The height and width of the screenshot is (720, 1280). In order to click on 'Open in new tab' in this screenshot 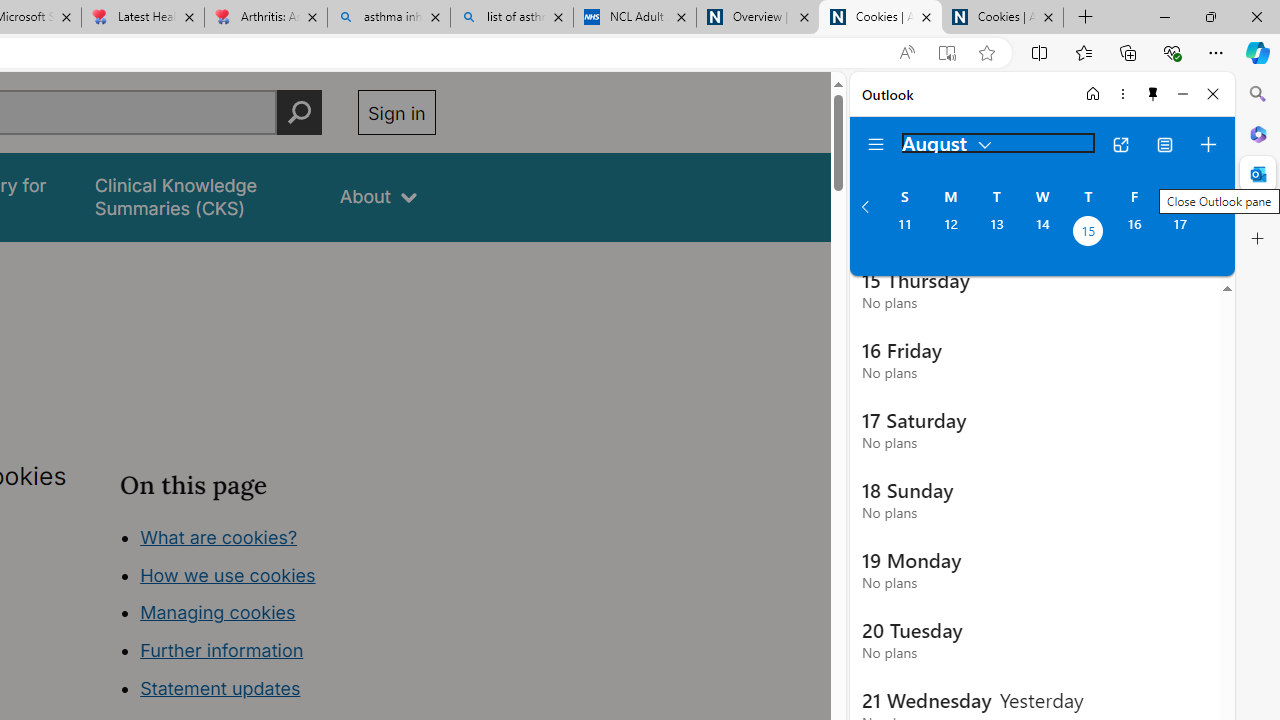, I will do `click(1120, 144)`.